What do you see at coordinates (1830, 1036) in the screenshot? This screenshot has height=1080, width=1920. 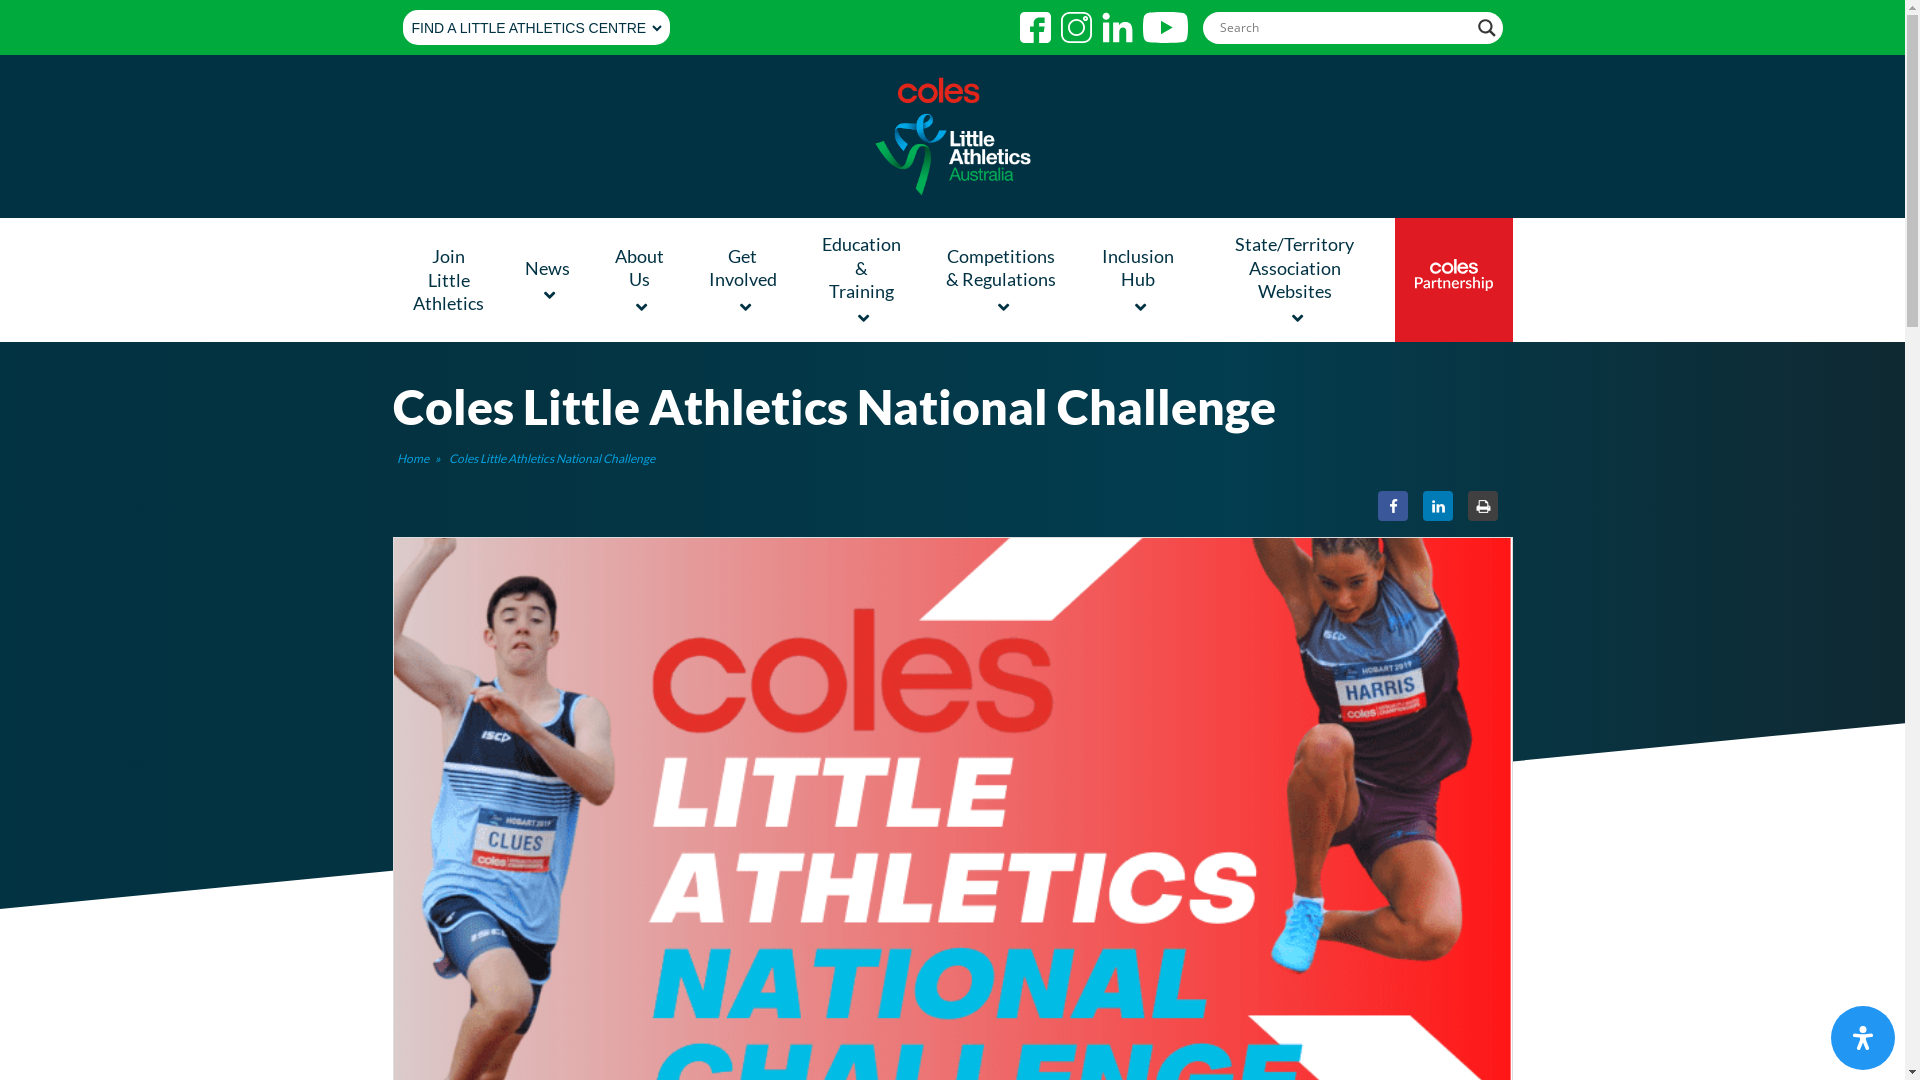 I see `'Accessibility'` at bounding box center [1830, 1036].